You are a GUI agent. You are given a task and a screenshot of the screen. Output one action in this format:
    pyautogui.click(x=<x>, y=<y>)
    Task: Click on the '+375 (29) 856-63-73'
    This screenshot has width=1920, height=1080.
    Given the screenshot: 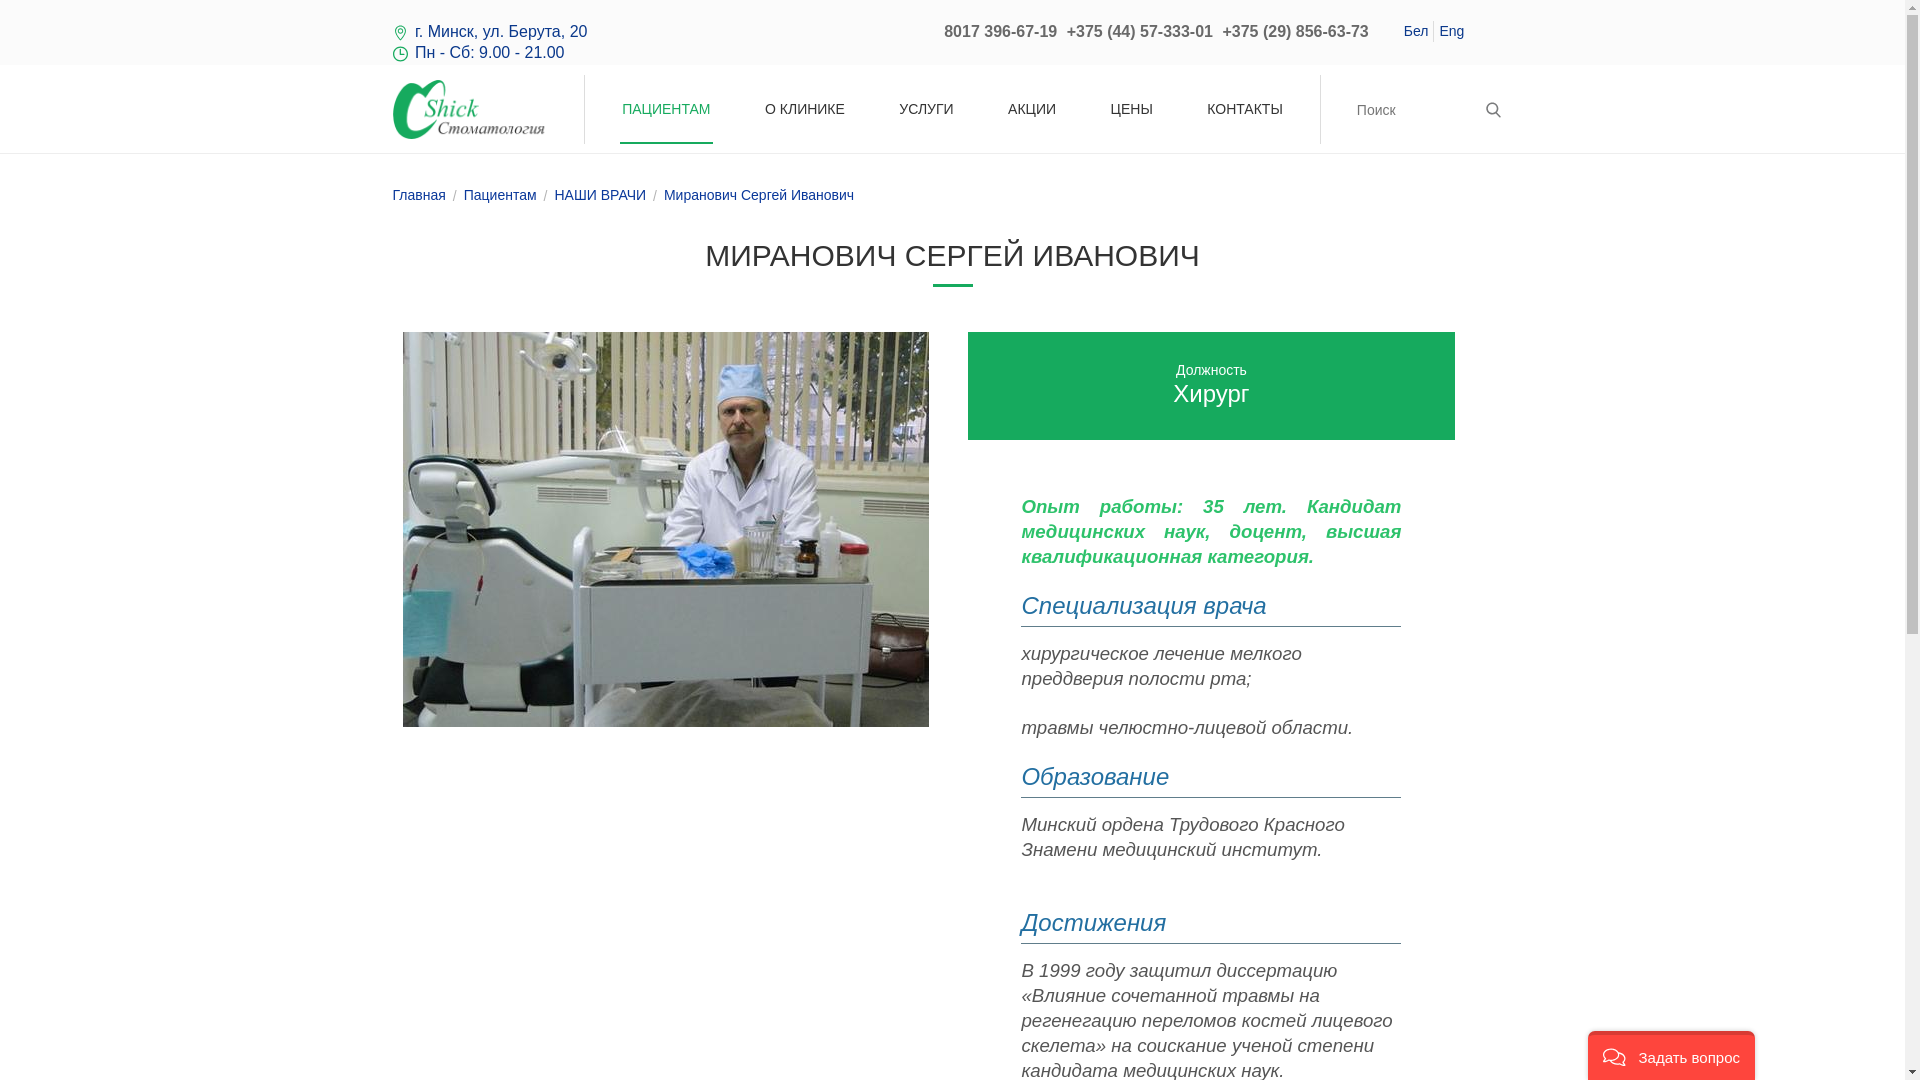 What is the action you would take?
    pyautogui.click(x=1221, y=31)
    